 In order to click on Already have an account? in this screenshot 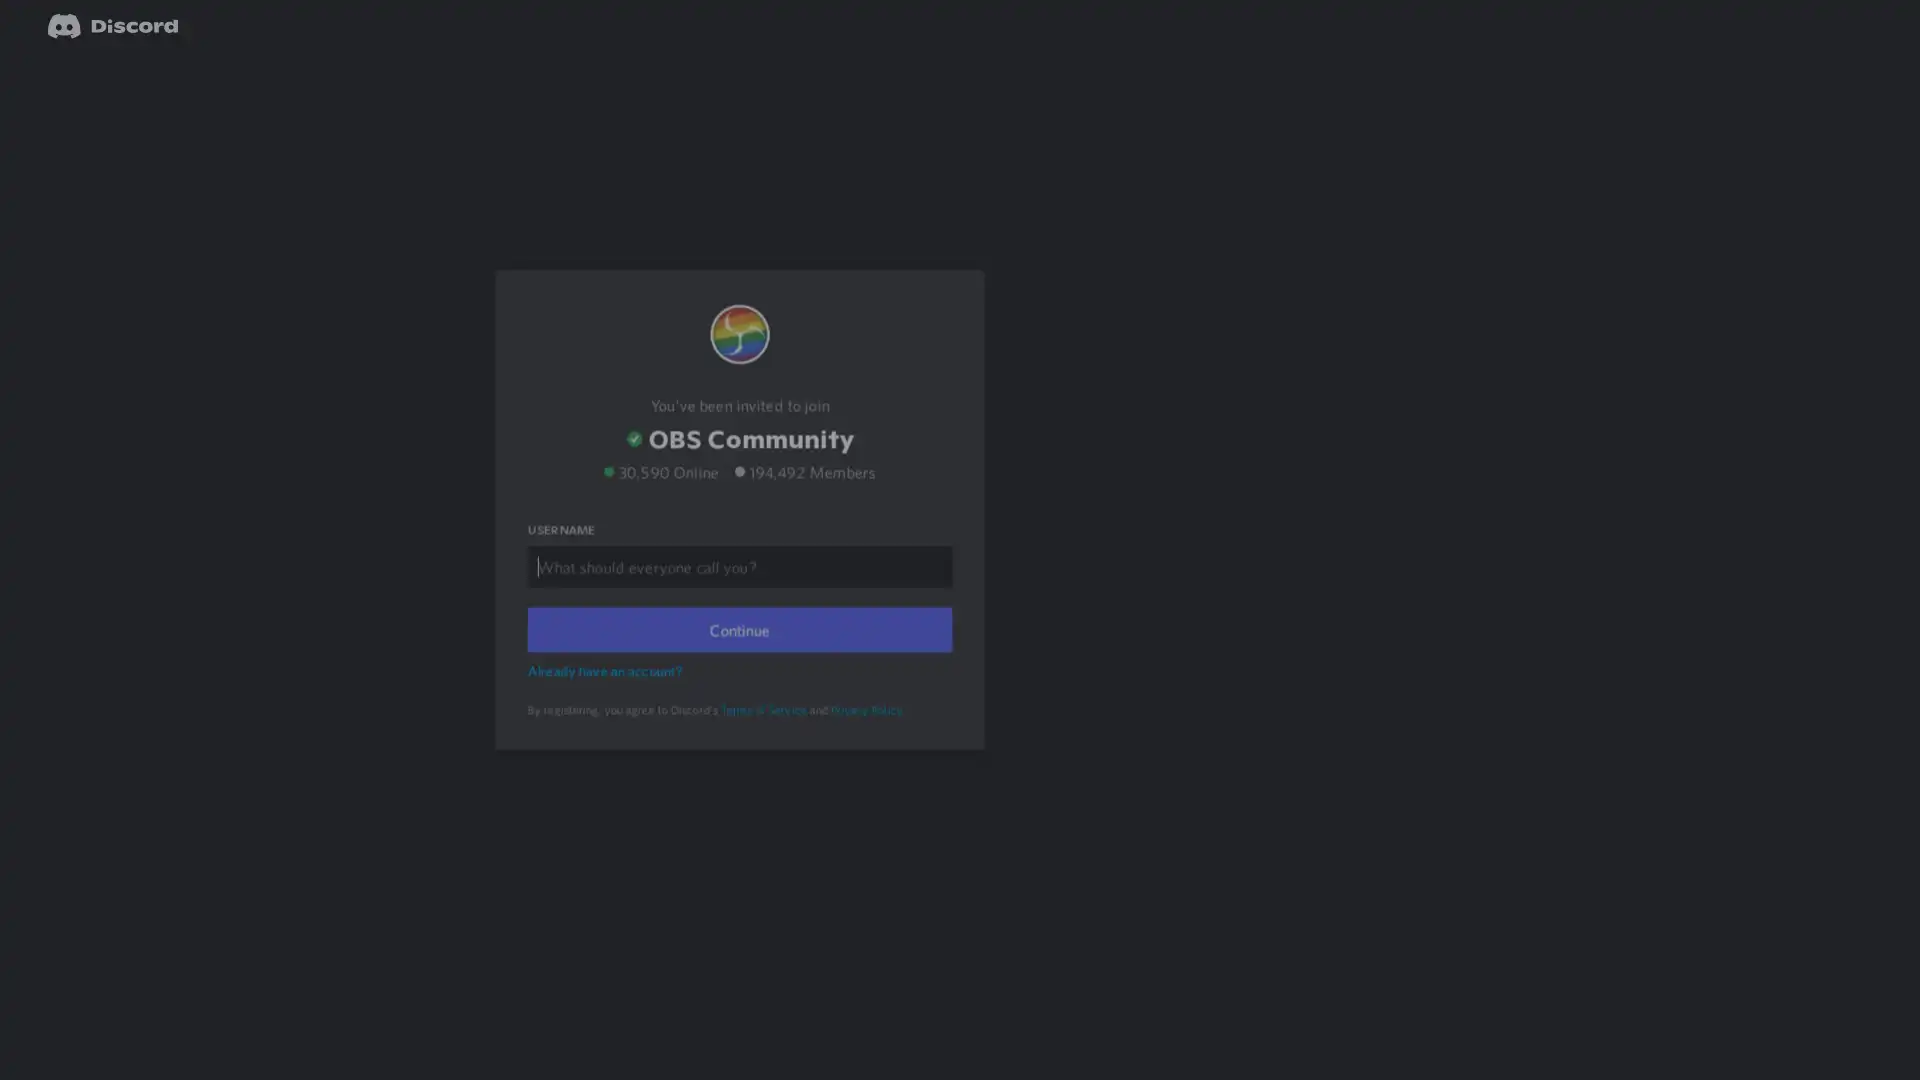, I will do `click(607, 696)`.